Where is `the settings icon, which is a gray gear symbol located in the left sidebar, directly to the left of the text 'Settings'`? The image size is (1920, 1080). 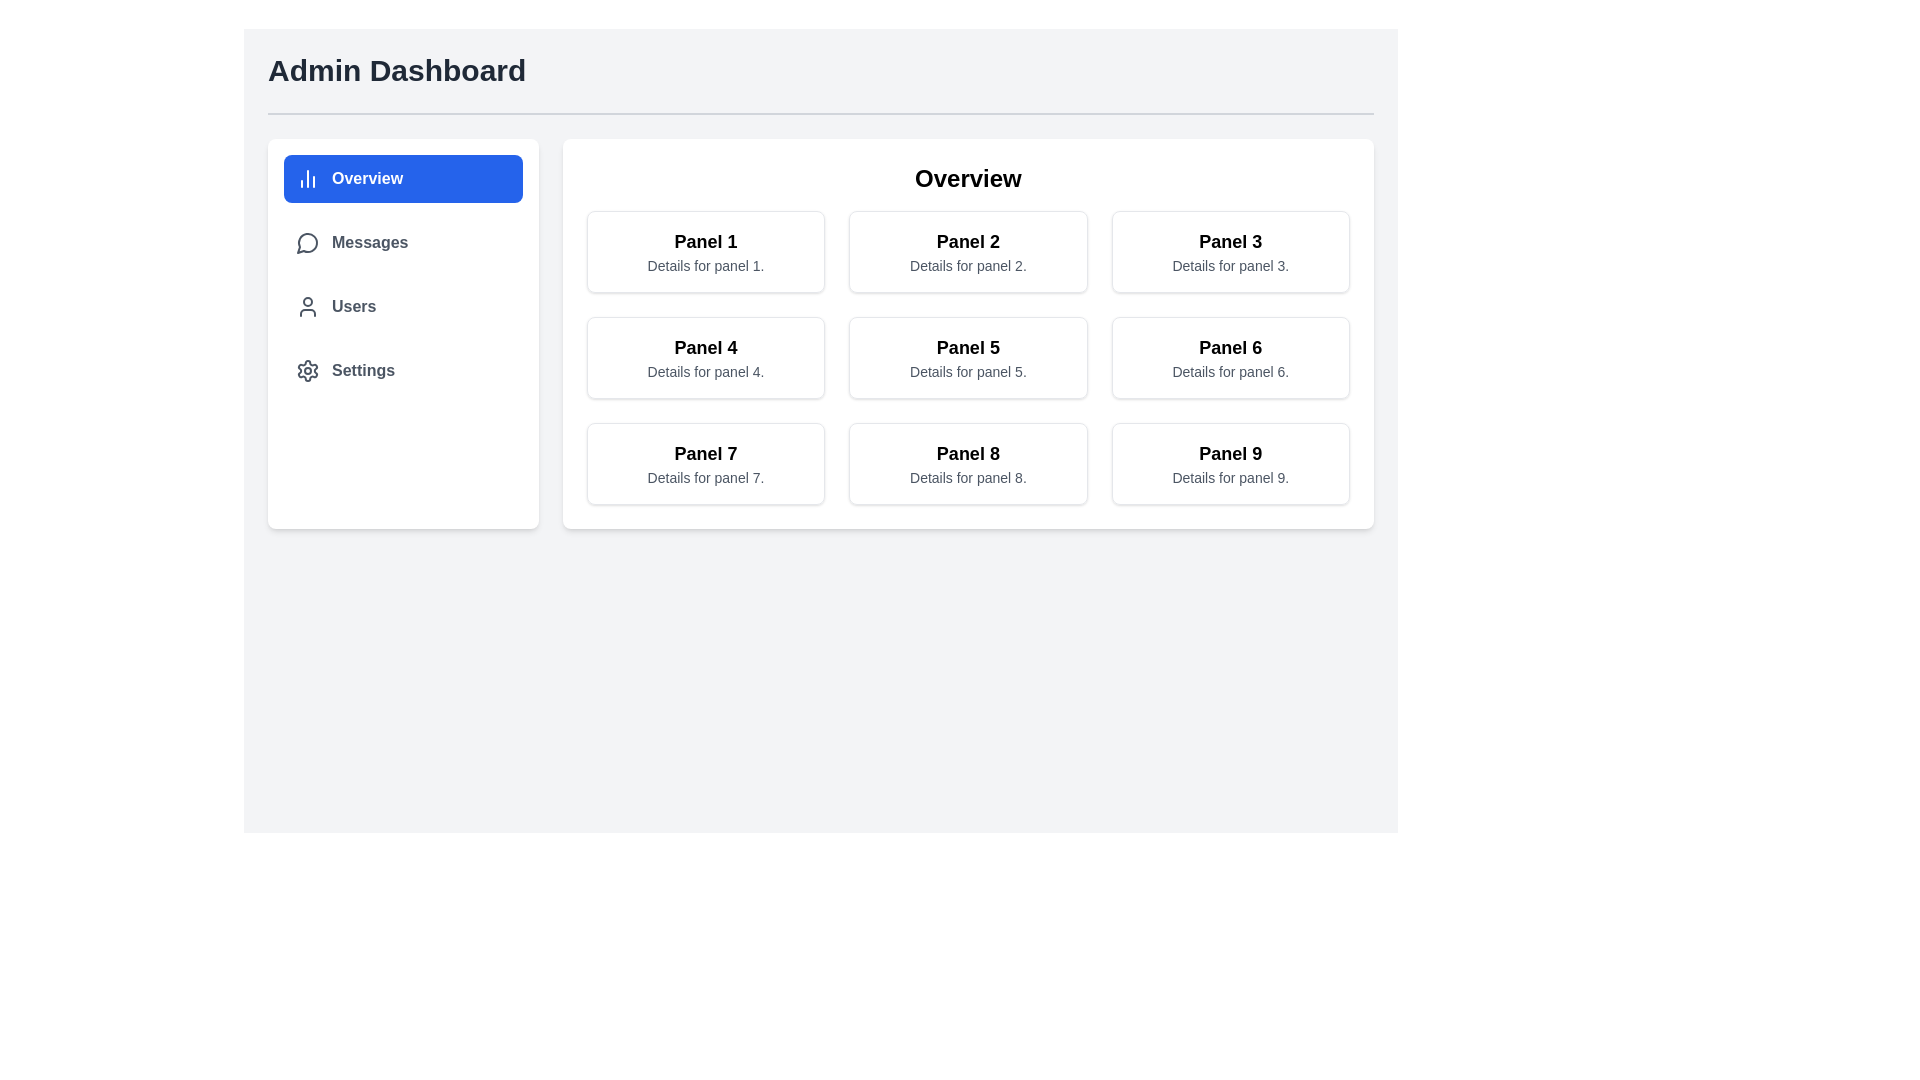 the settings icon, which is a gray gear symbol located in the left sidebar, directly to the left of the text 'Settings' is located at coordinates (306, 370).